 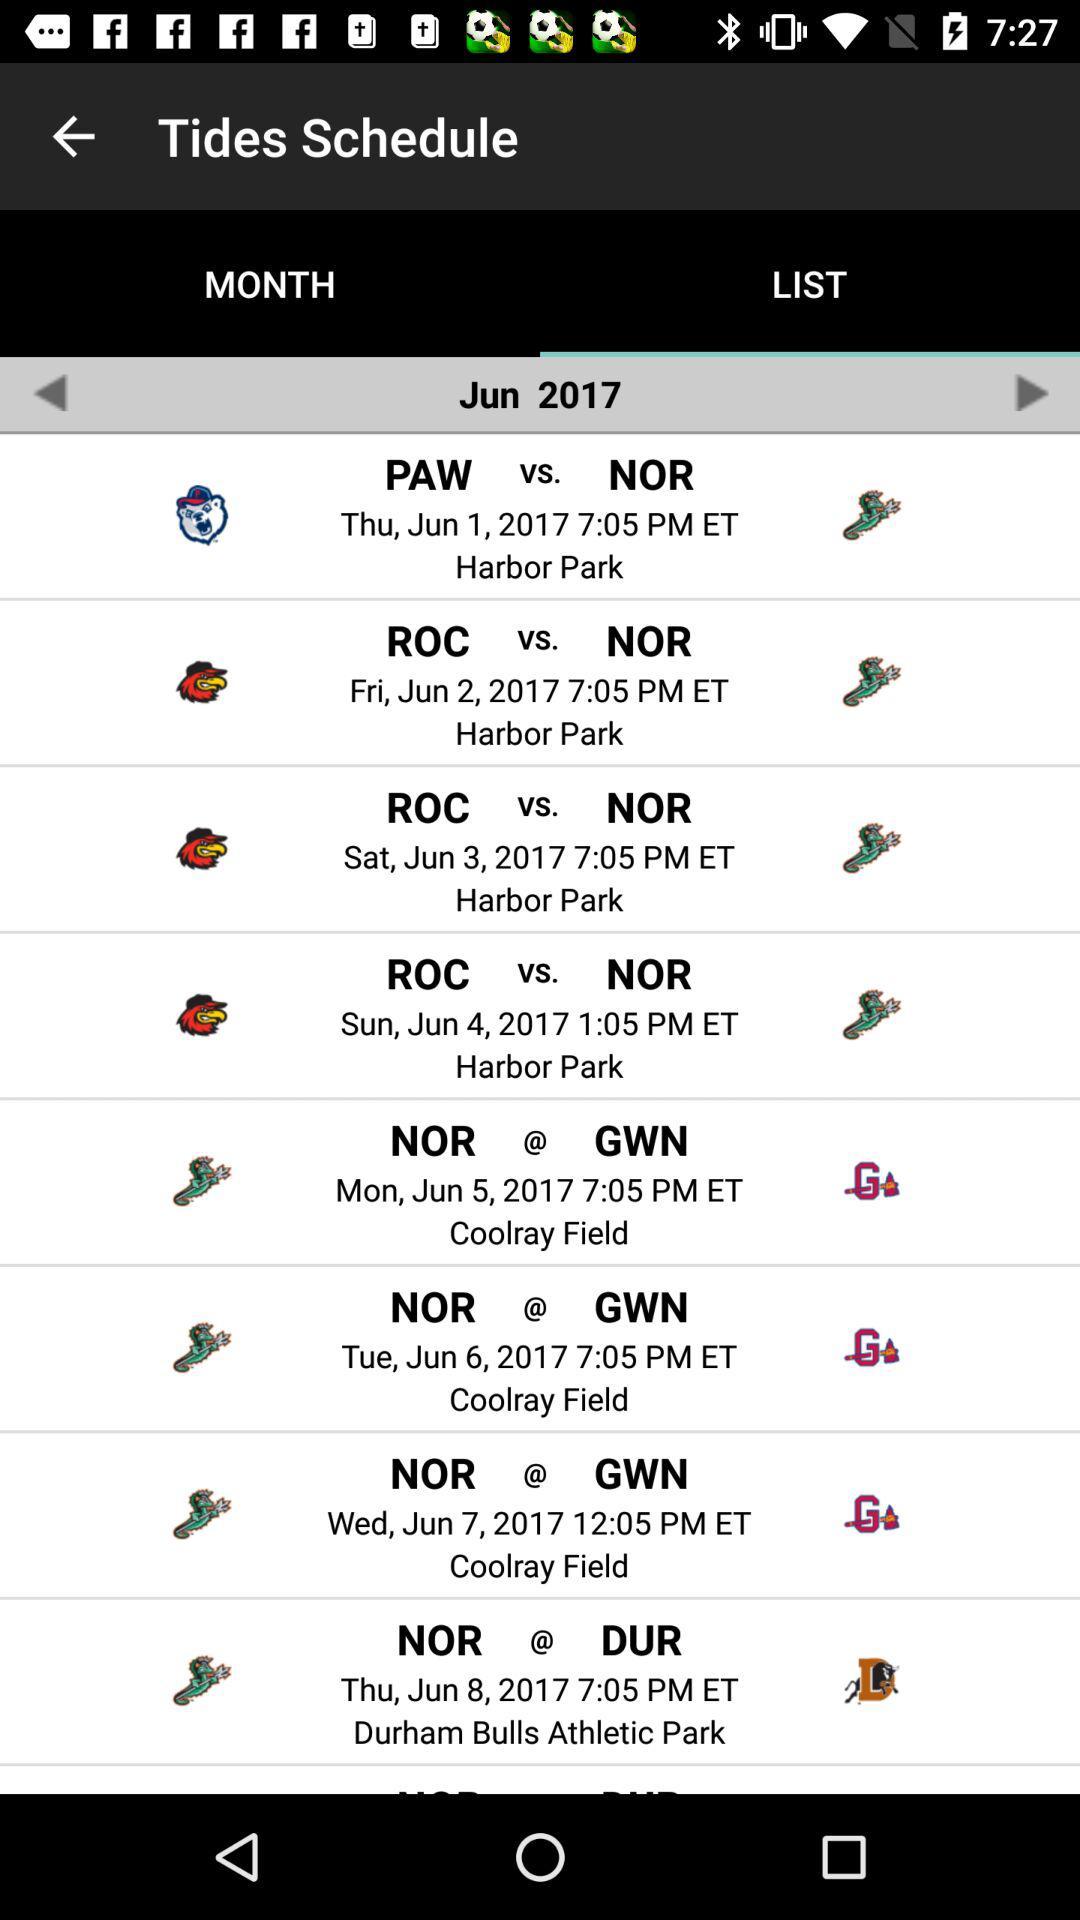 I want to click on app to the left of the dur app, so click(x=541, y=1790).